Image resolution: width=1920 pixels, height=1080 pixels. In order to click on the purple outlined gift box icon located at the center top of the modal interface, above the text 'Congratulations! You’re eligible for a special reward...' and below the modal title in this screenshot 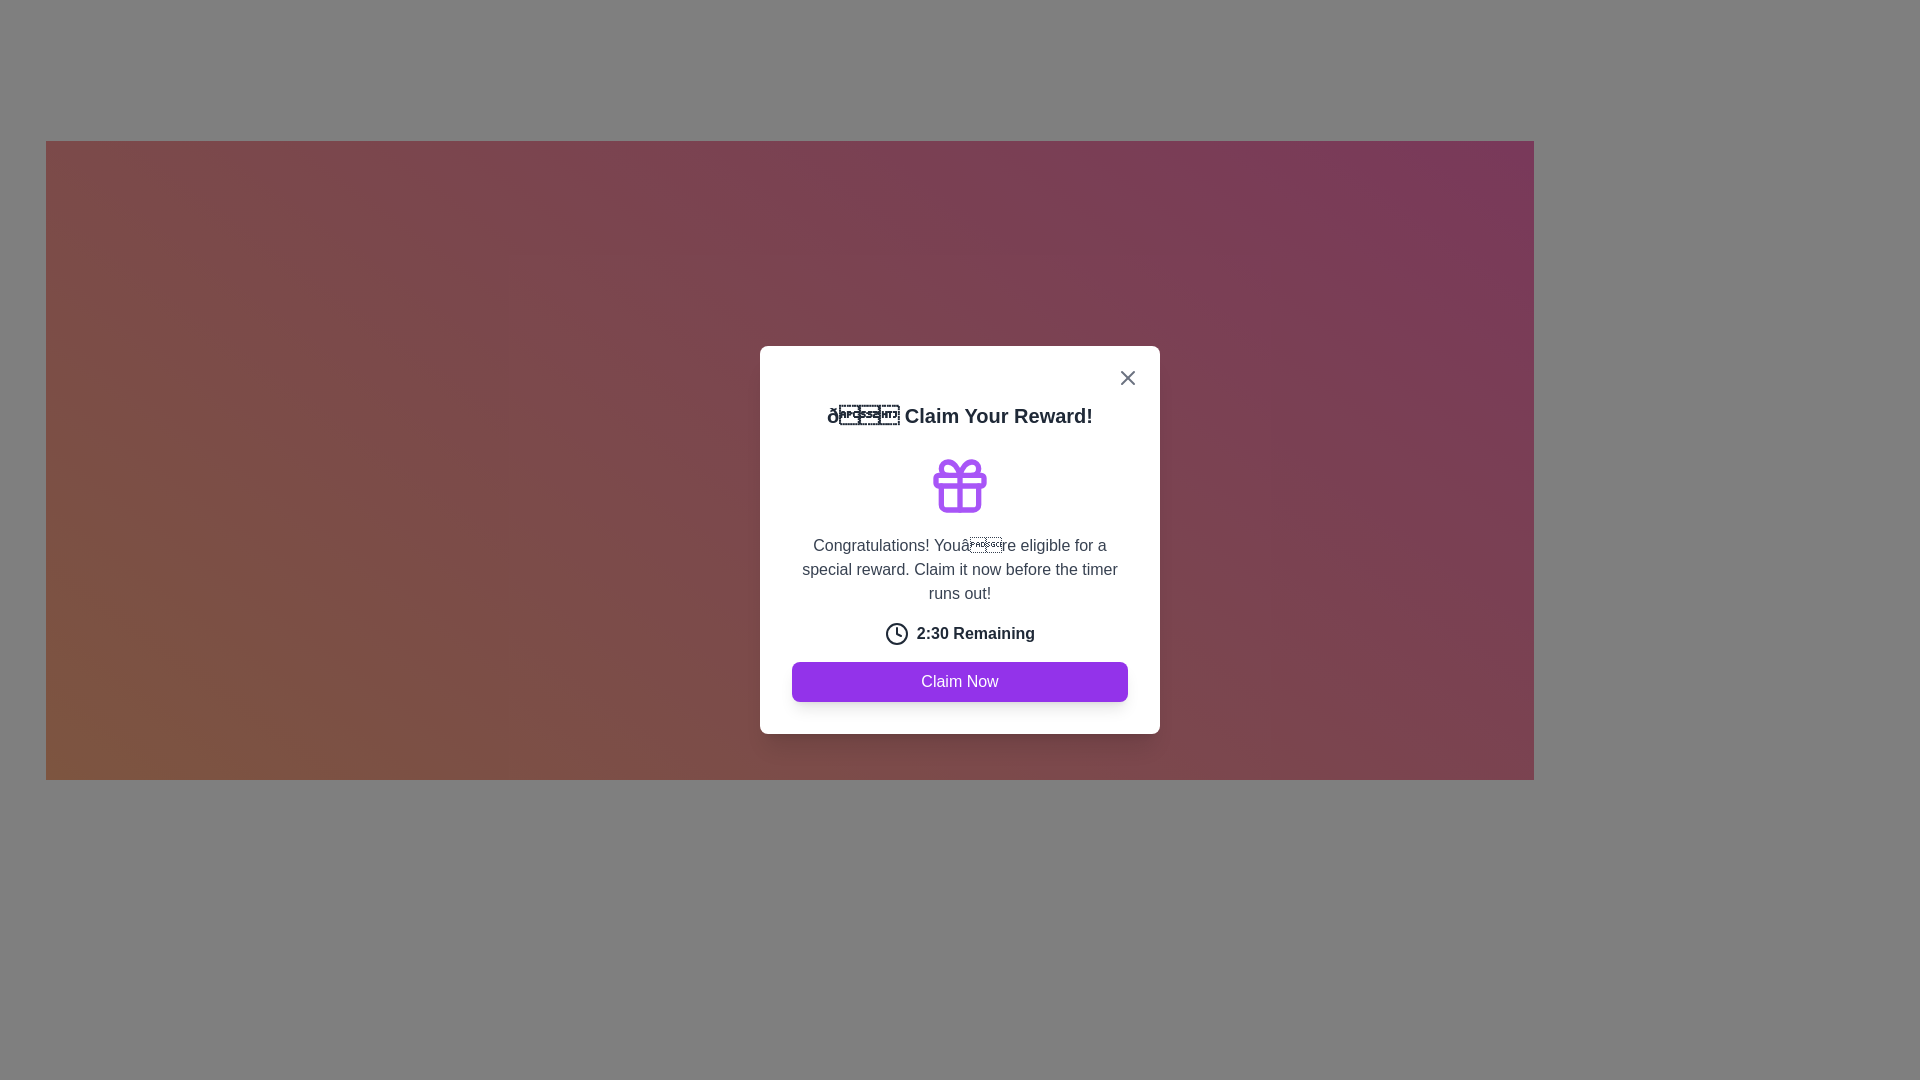, I will do `click(960, 486)`.